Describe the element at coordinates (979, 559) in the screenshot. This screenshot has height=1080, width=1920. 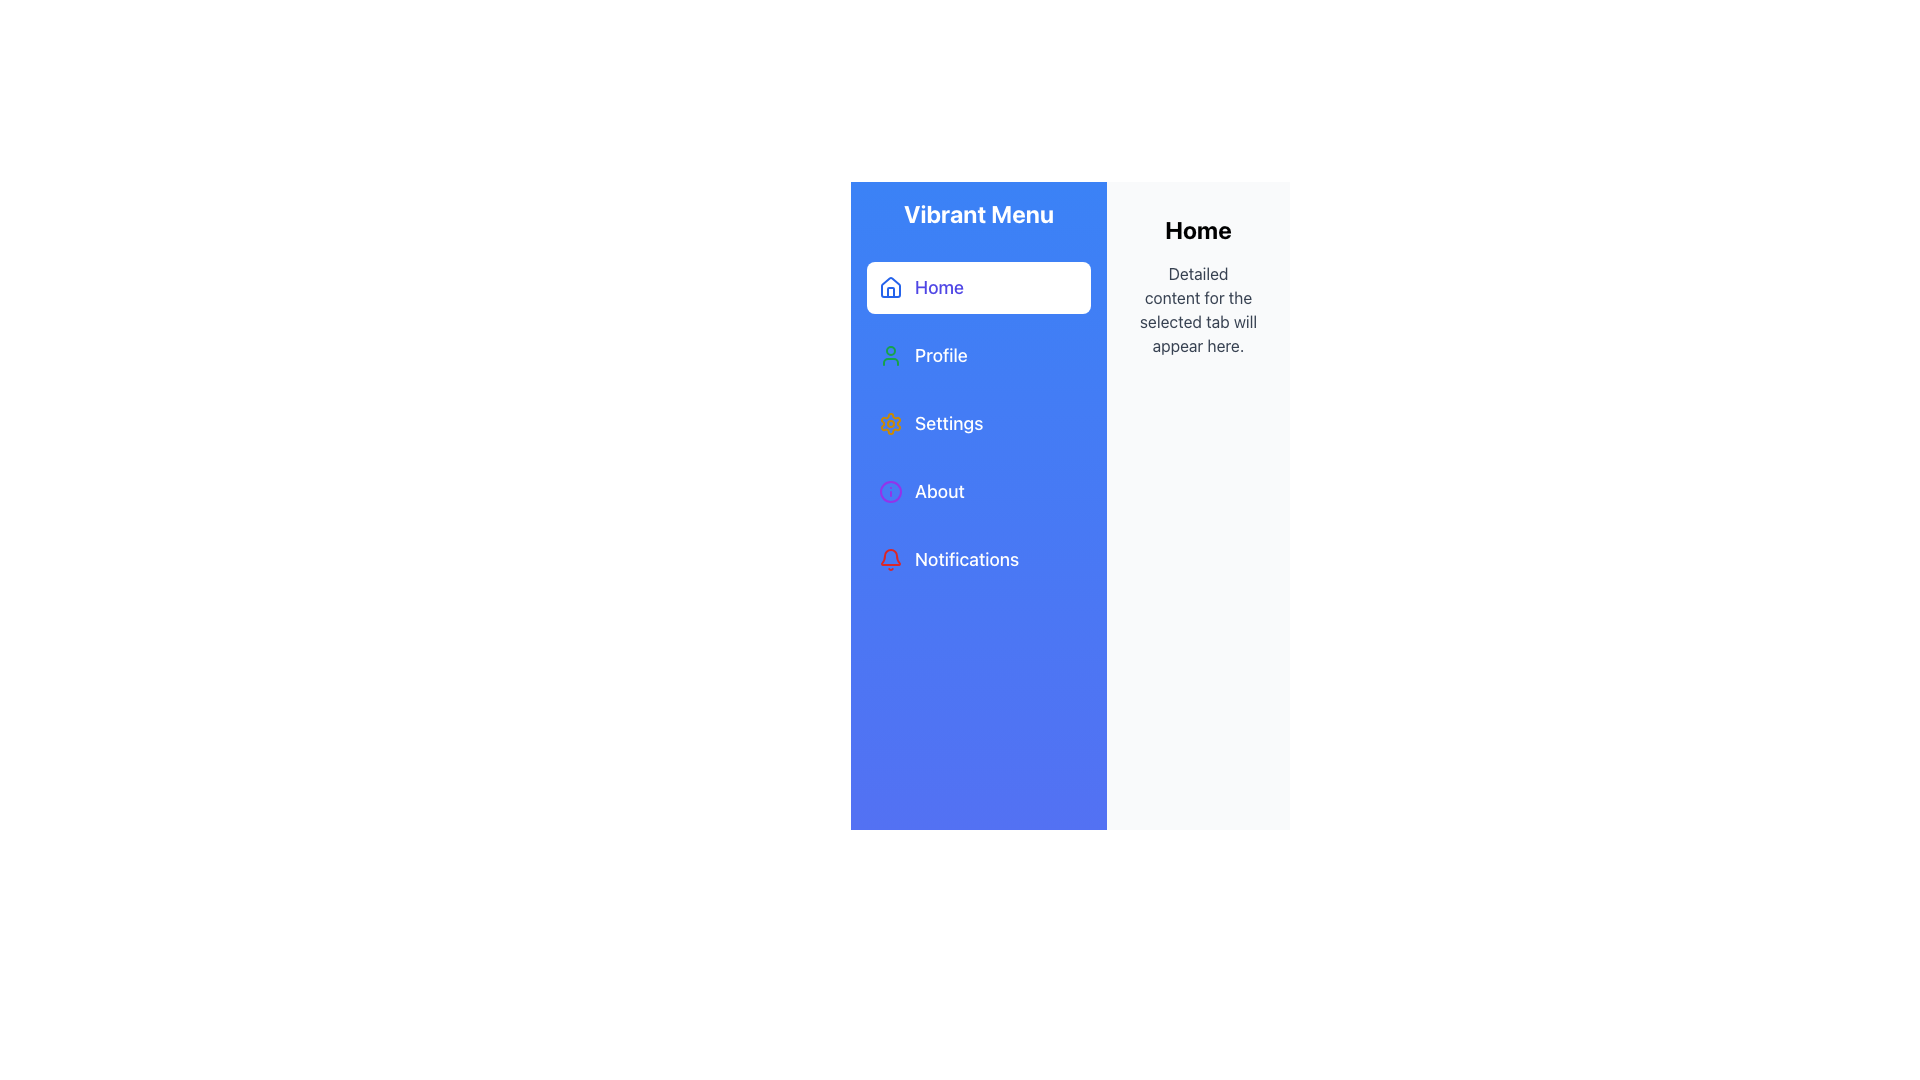
I see `the 'Notifications' menu option button, which is the fifth item in the vertical navigation menu styled against a blue background` at that location.